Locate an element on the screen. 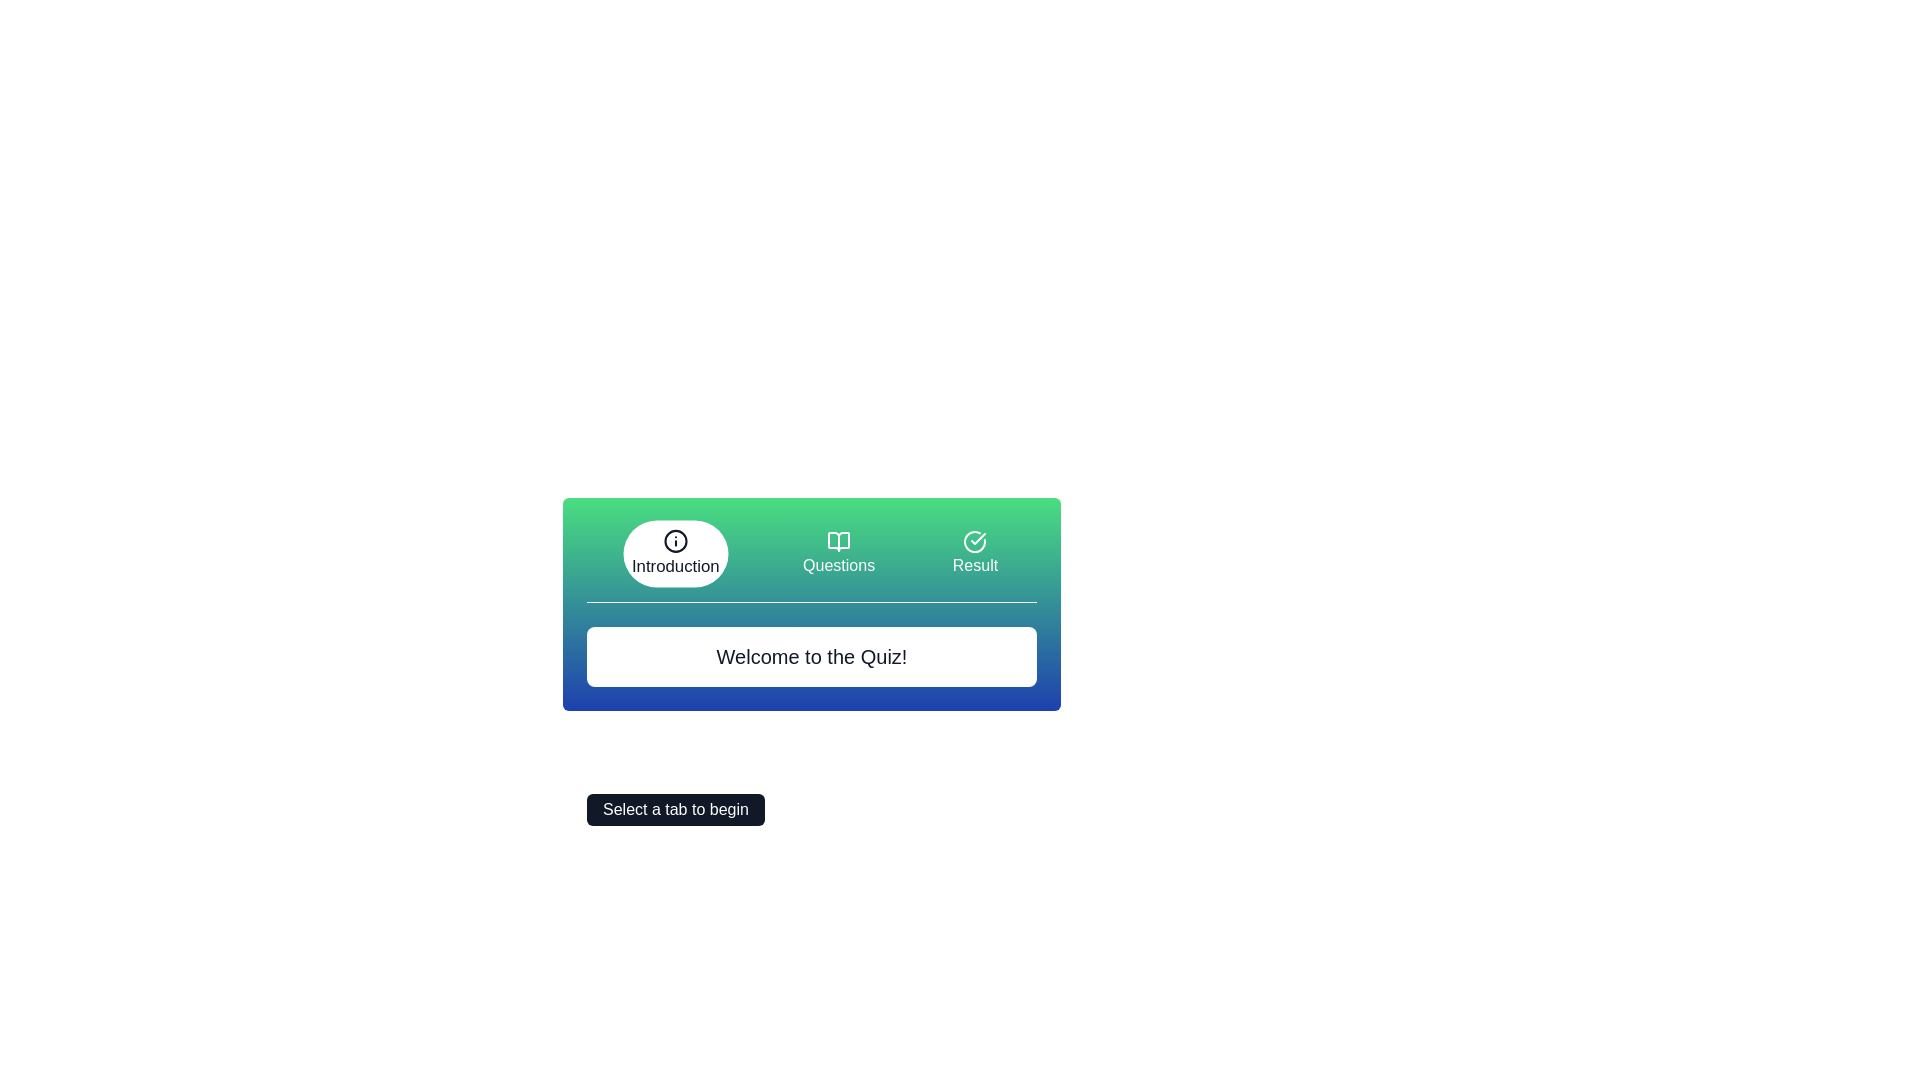 The width and height of the screenshot is (1920, 1080). the Questions tab to display its content is located at coordinates (839, 554).